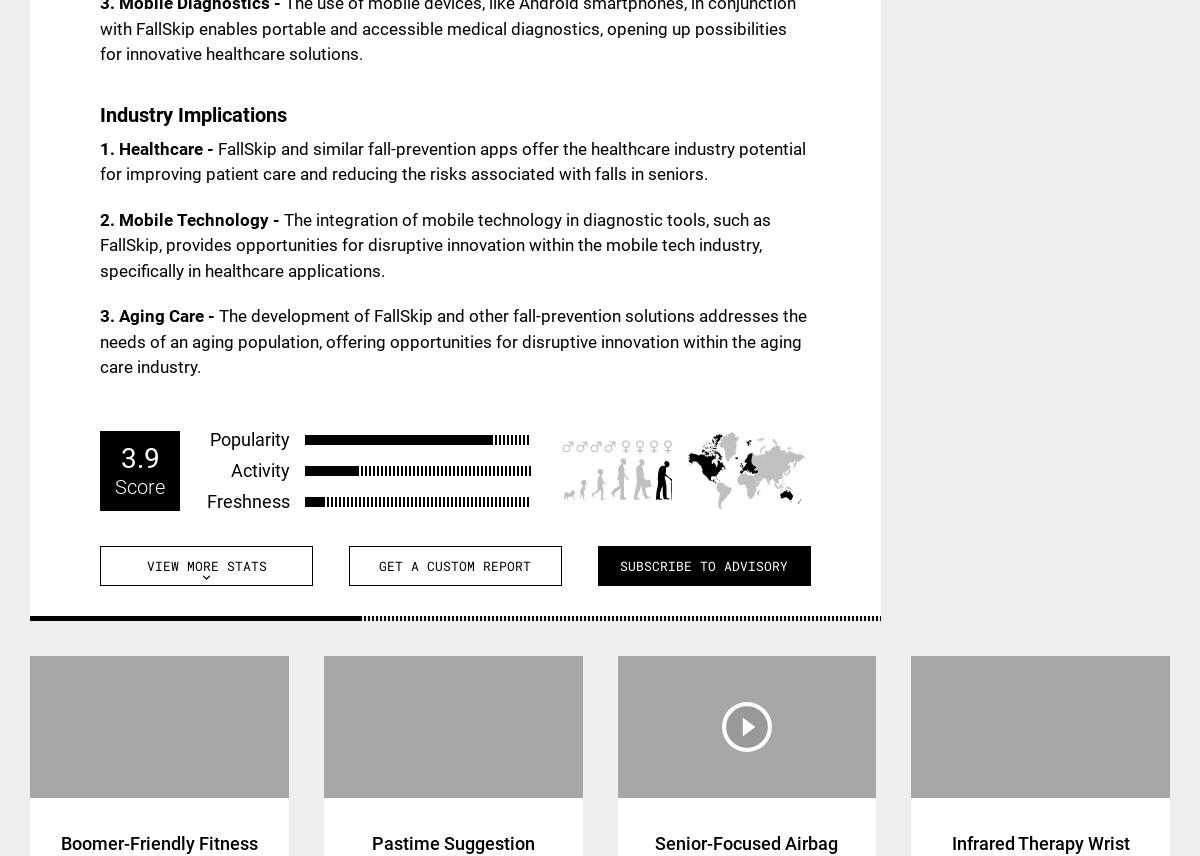 The height and width of the screenshot is (856, 1200). Describe the element at coordinates (454, 563) in the screenshot. I see `'GET A CUSTOM REPORT'` at that location.